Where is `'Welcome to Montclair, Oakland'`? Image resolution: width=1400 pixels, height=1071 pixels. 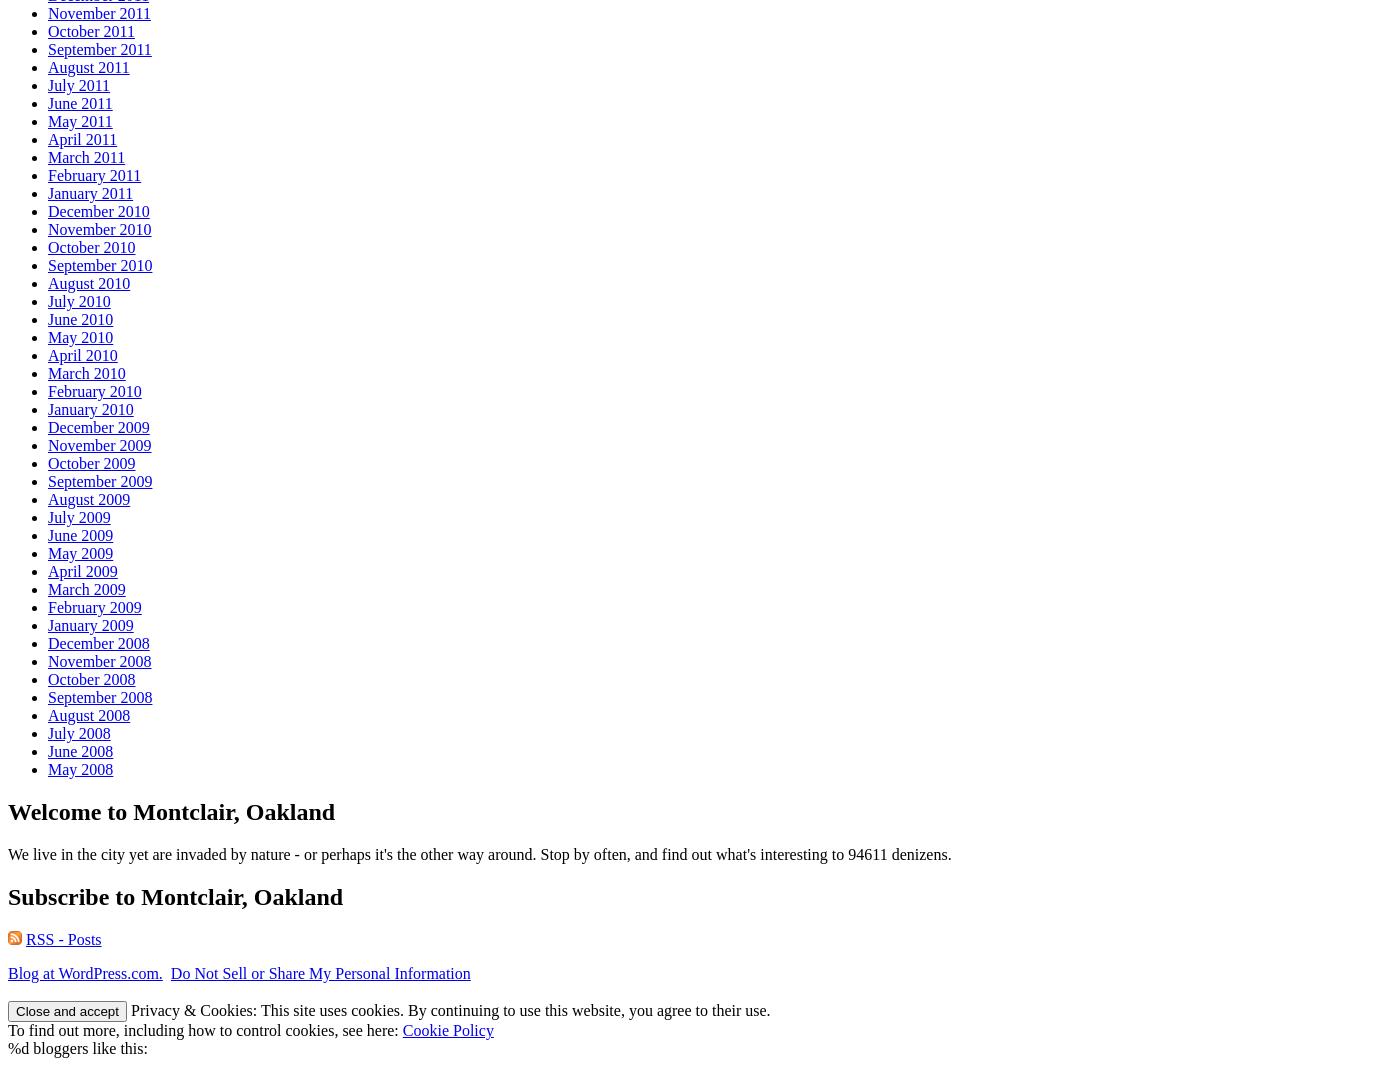 'Welcome to Montclair, Oakland' is located at coordinates (171, 811).